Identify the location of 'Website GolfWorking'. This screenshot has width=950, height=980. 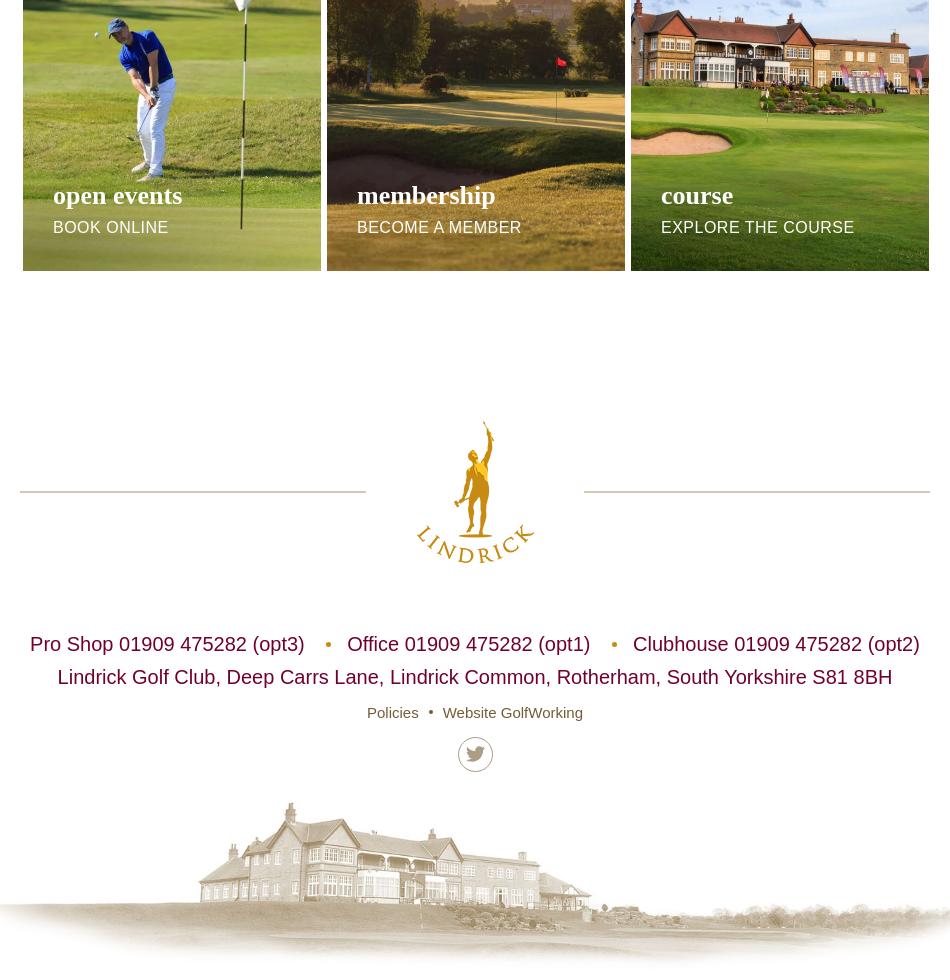
(512, 711).